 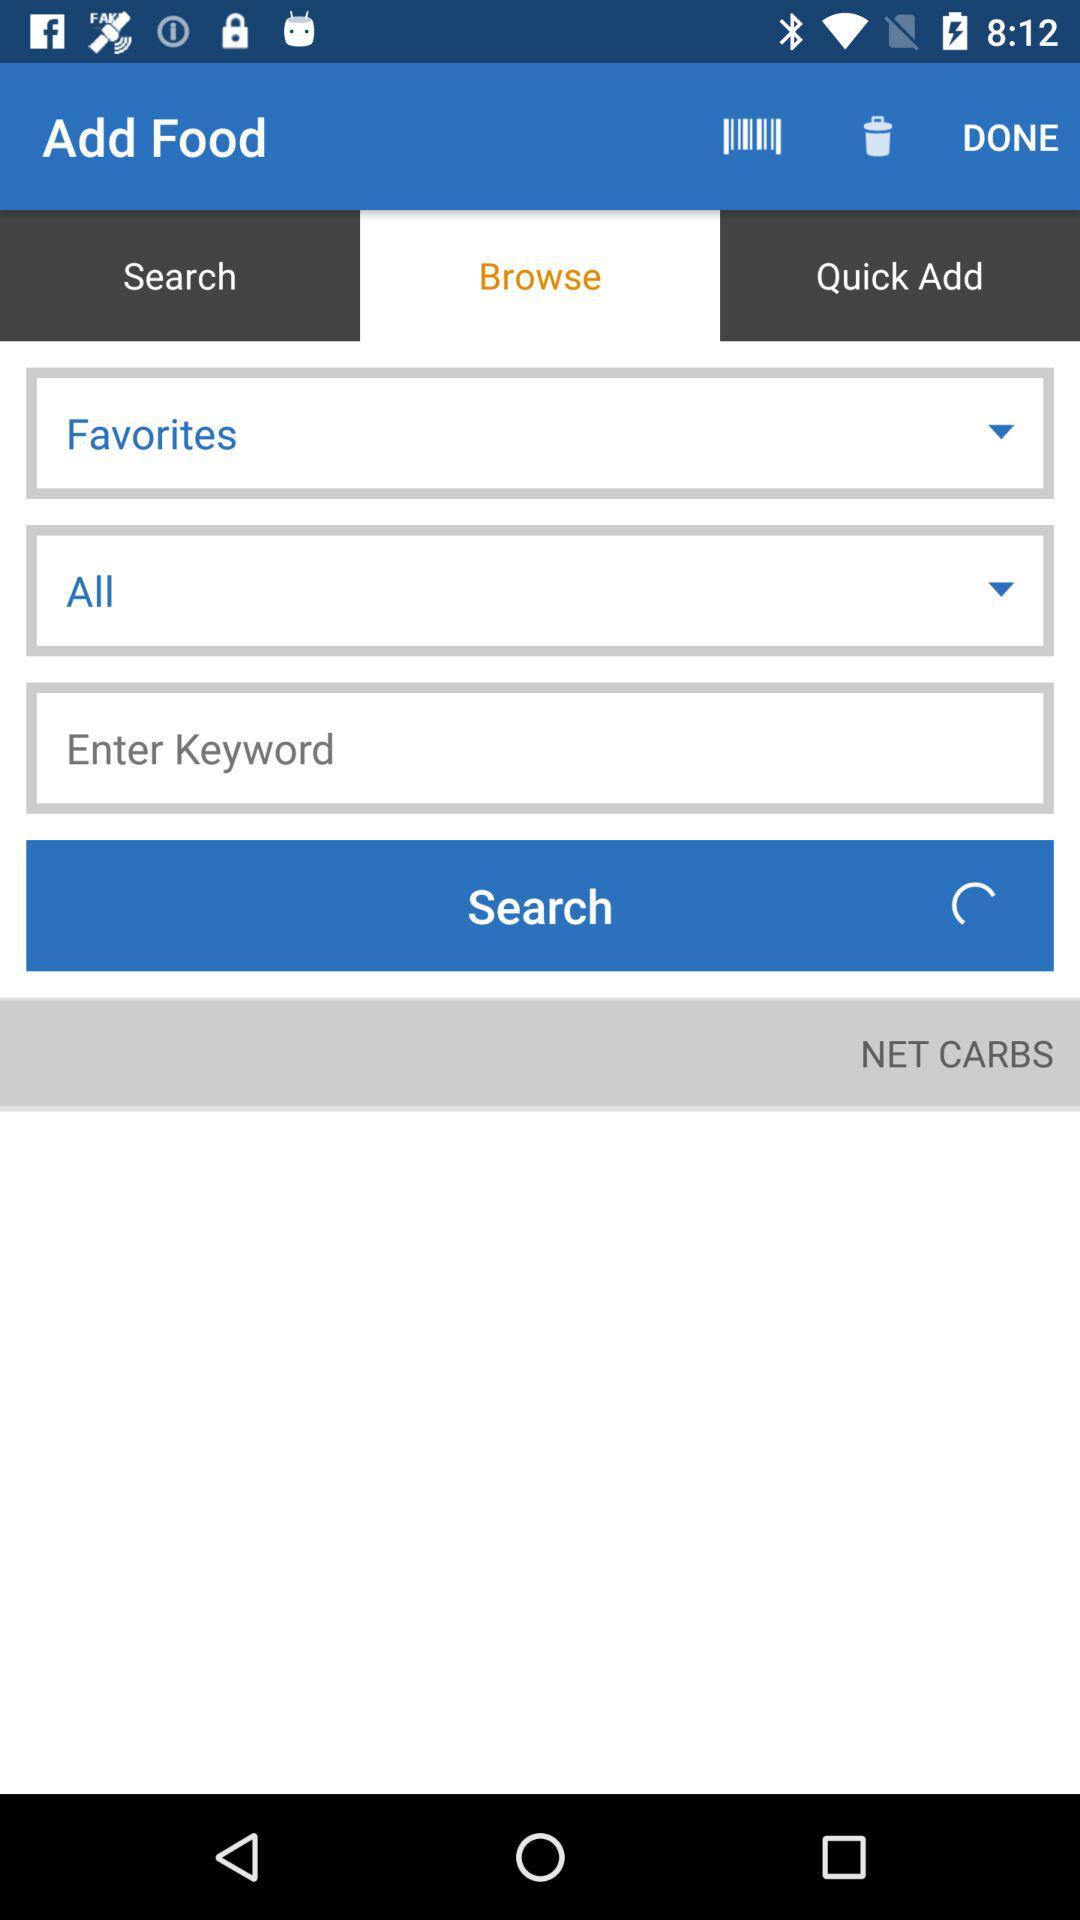 What do you see at coordinates (955, 1051) in the screenshot?
I see `net carbs item` at bounding box center [955, 1051].